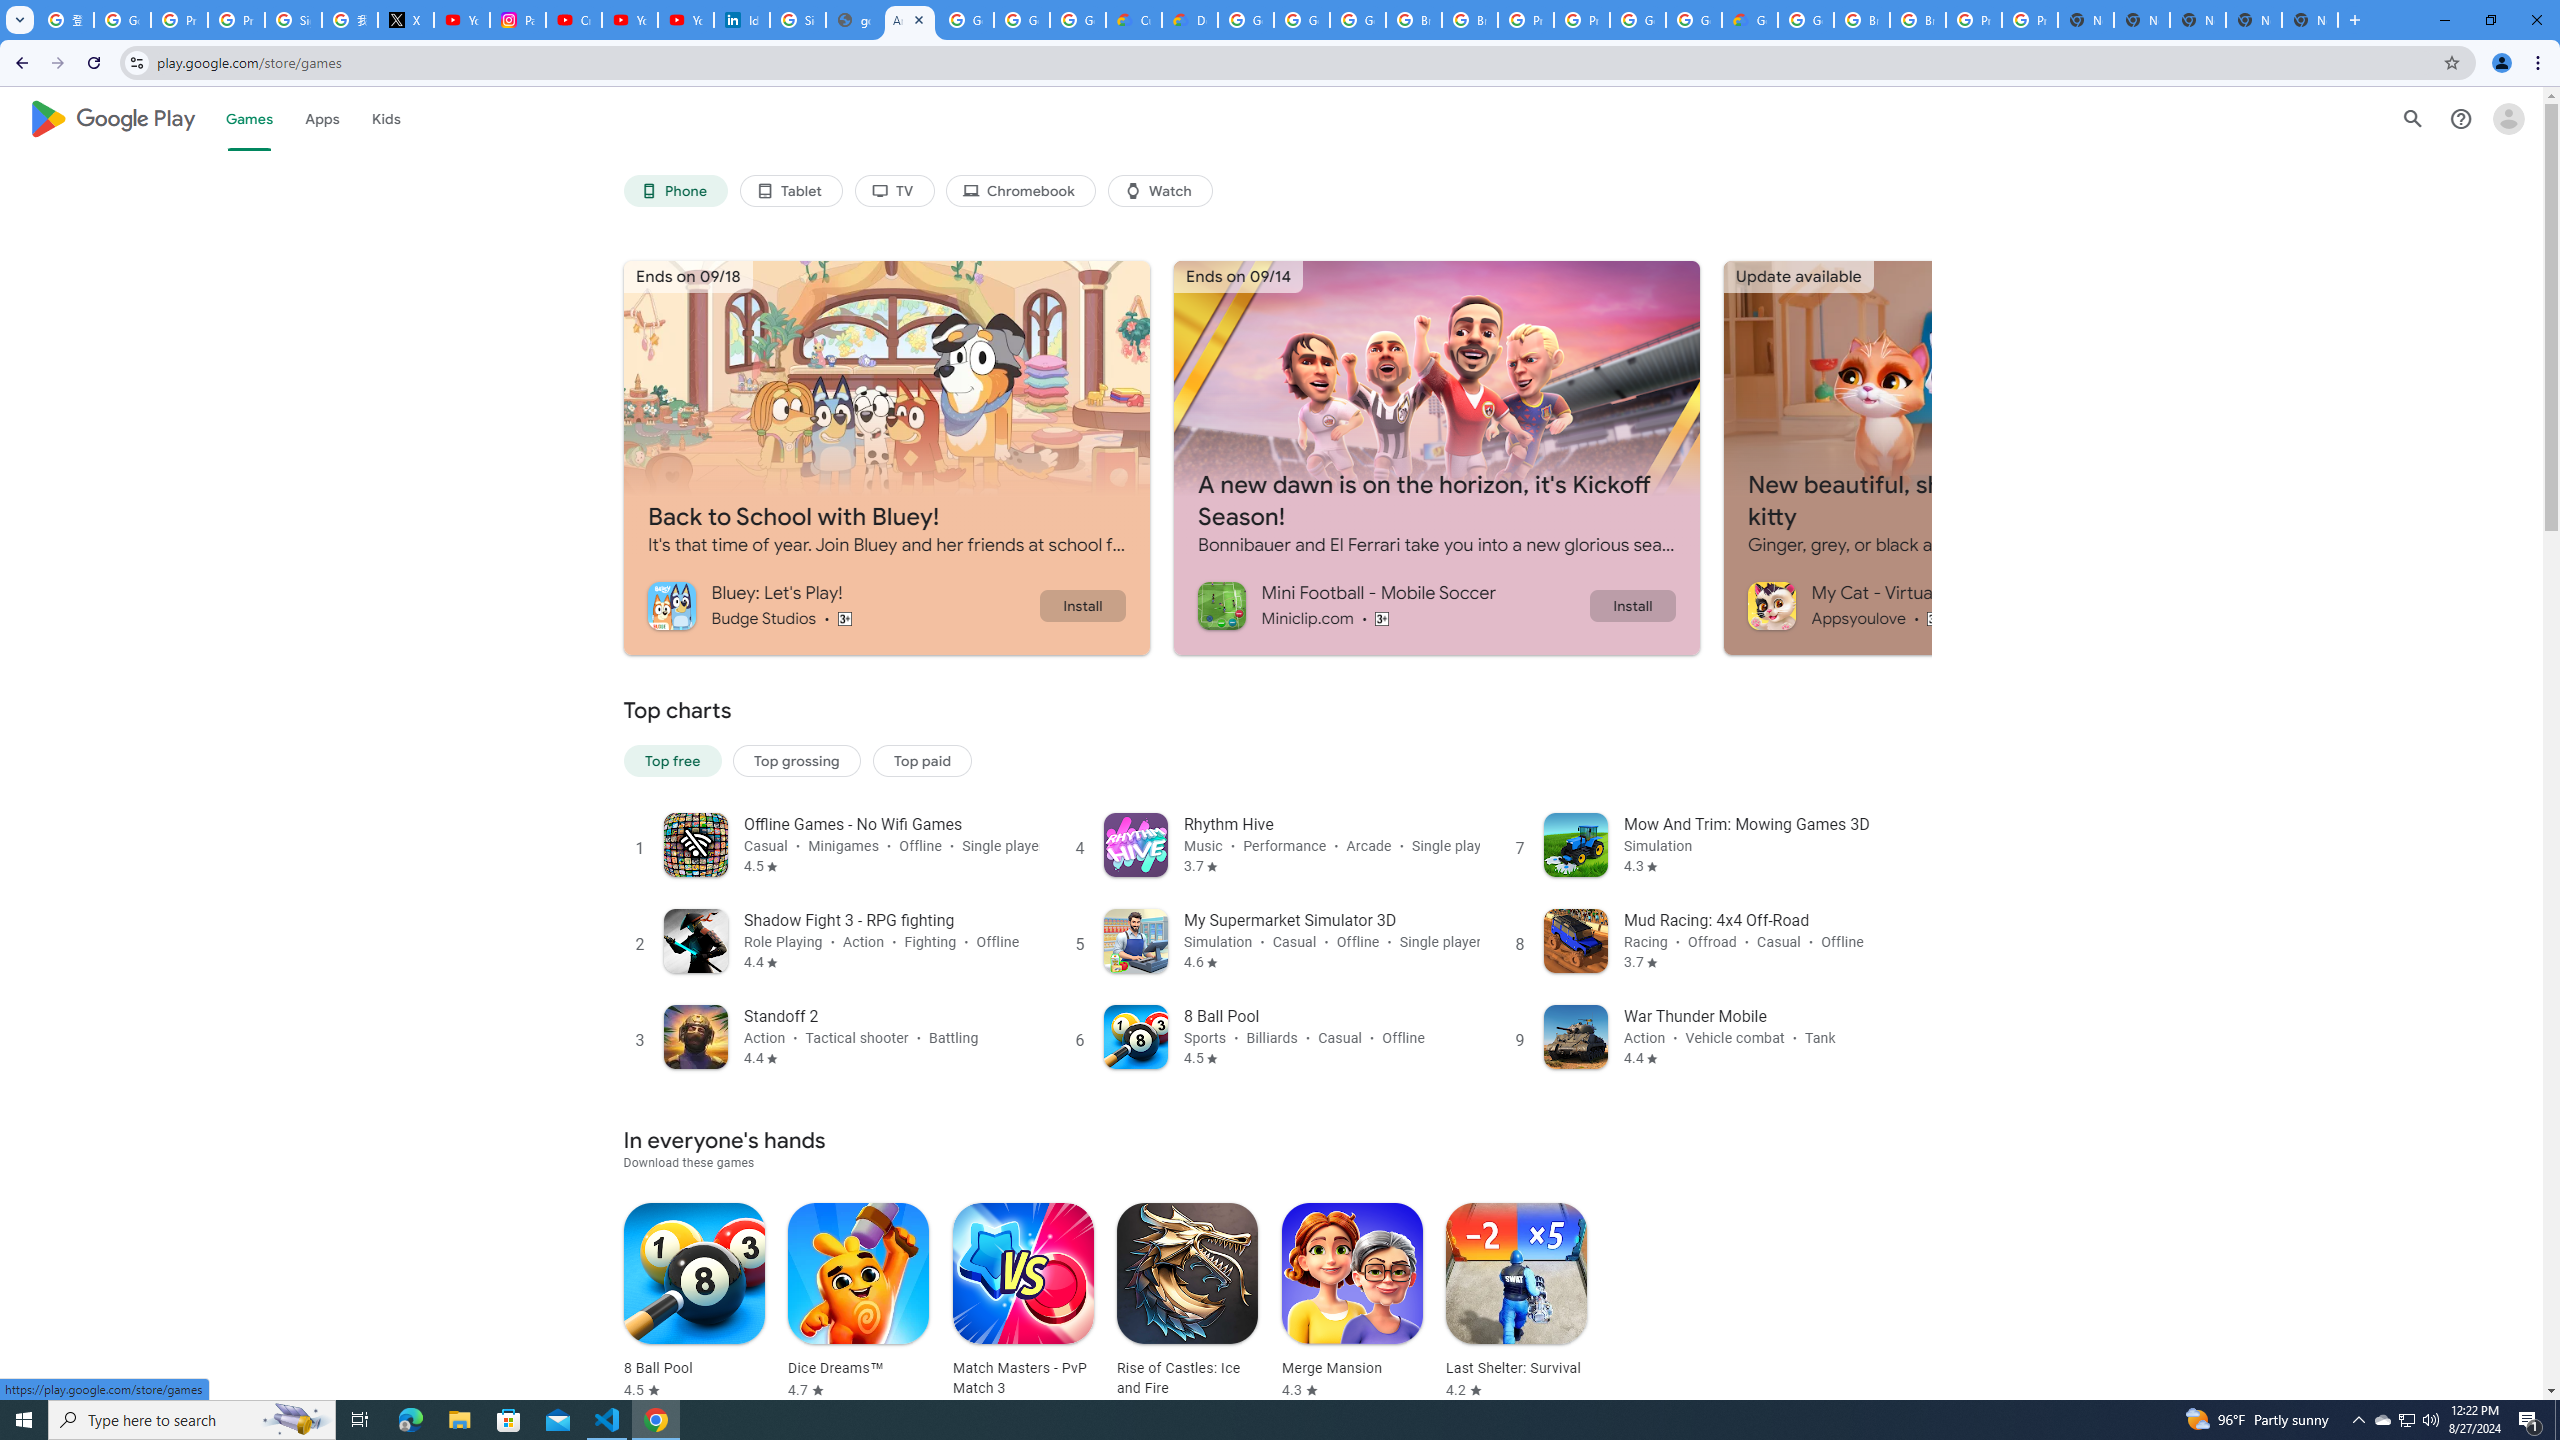 The image size is (2560, 1440). What do you see at coordinates (795, 761) in the screenshot?
I see `'Top grossing'` at bounding box center [795, 761].